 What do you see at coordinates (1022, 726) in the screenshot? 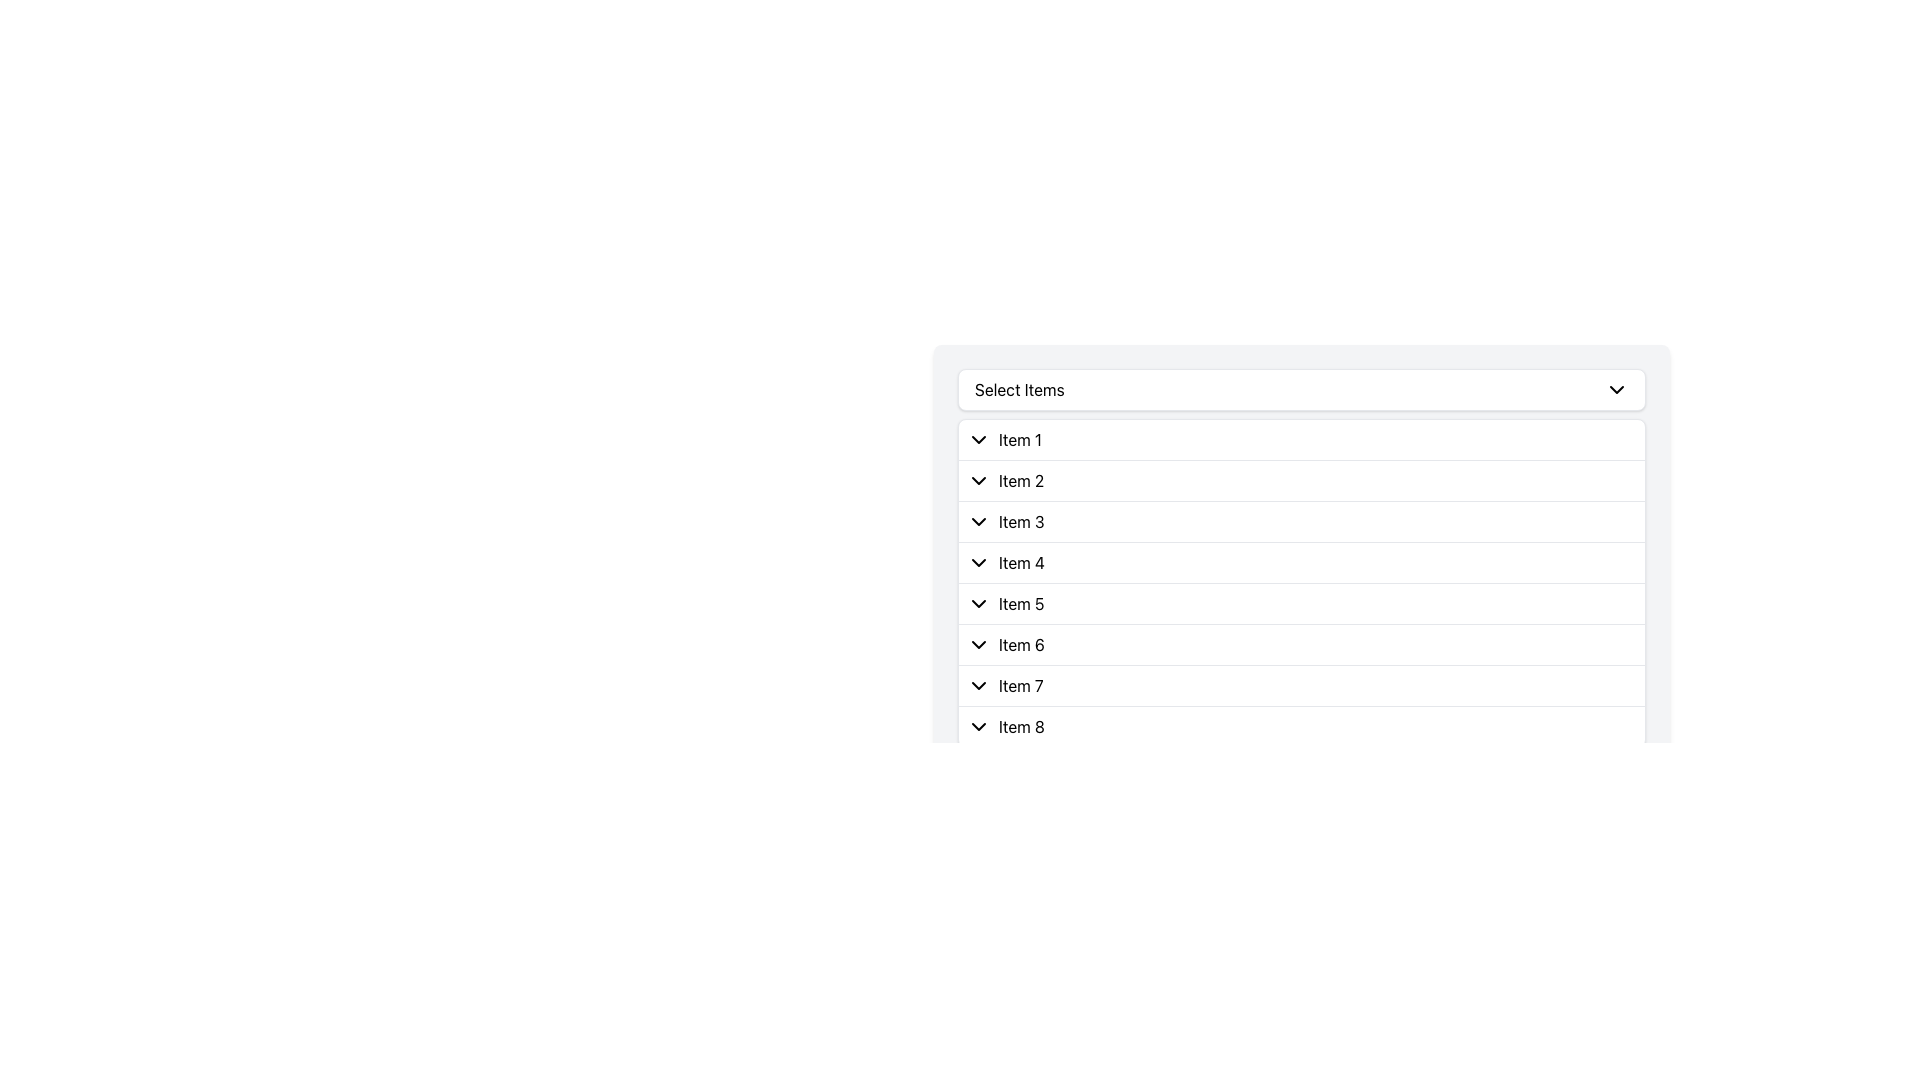
I see `the text label representing the eighth item in the dropdown list for selection` at bounding box center [1022, 726].